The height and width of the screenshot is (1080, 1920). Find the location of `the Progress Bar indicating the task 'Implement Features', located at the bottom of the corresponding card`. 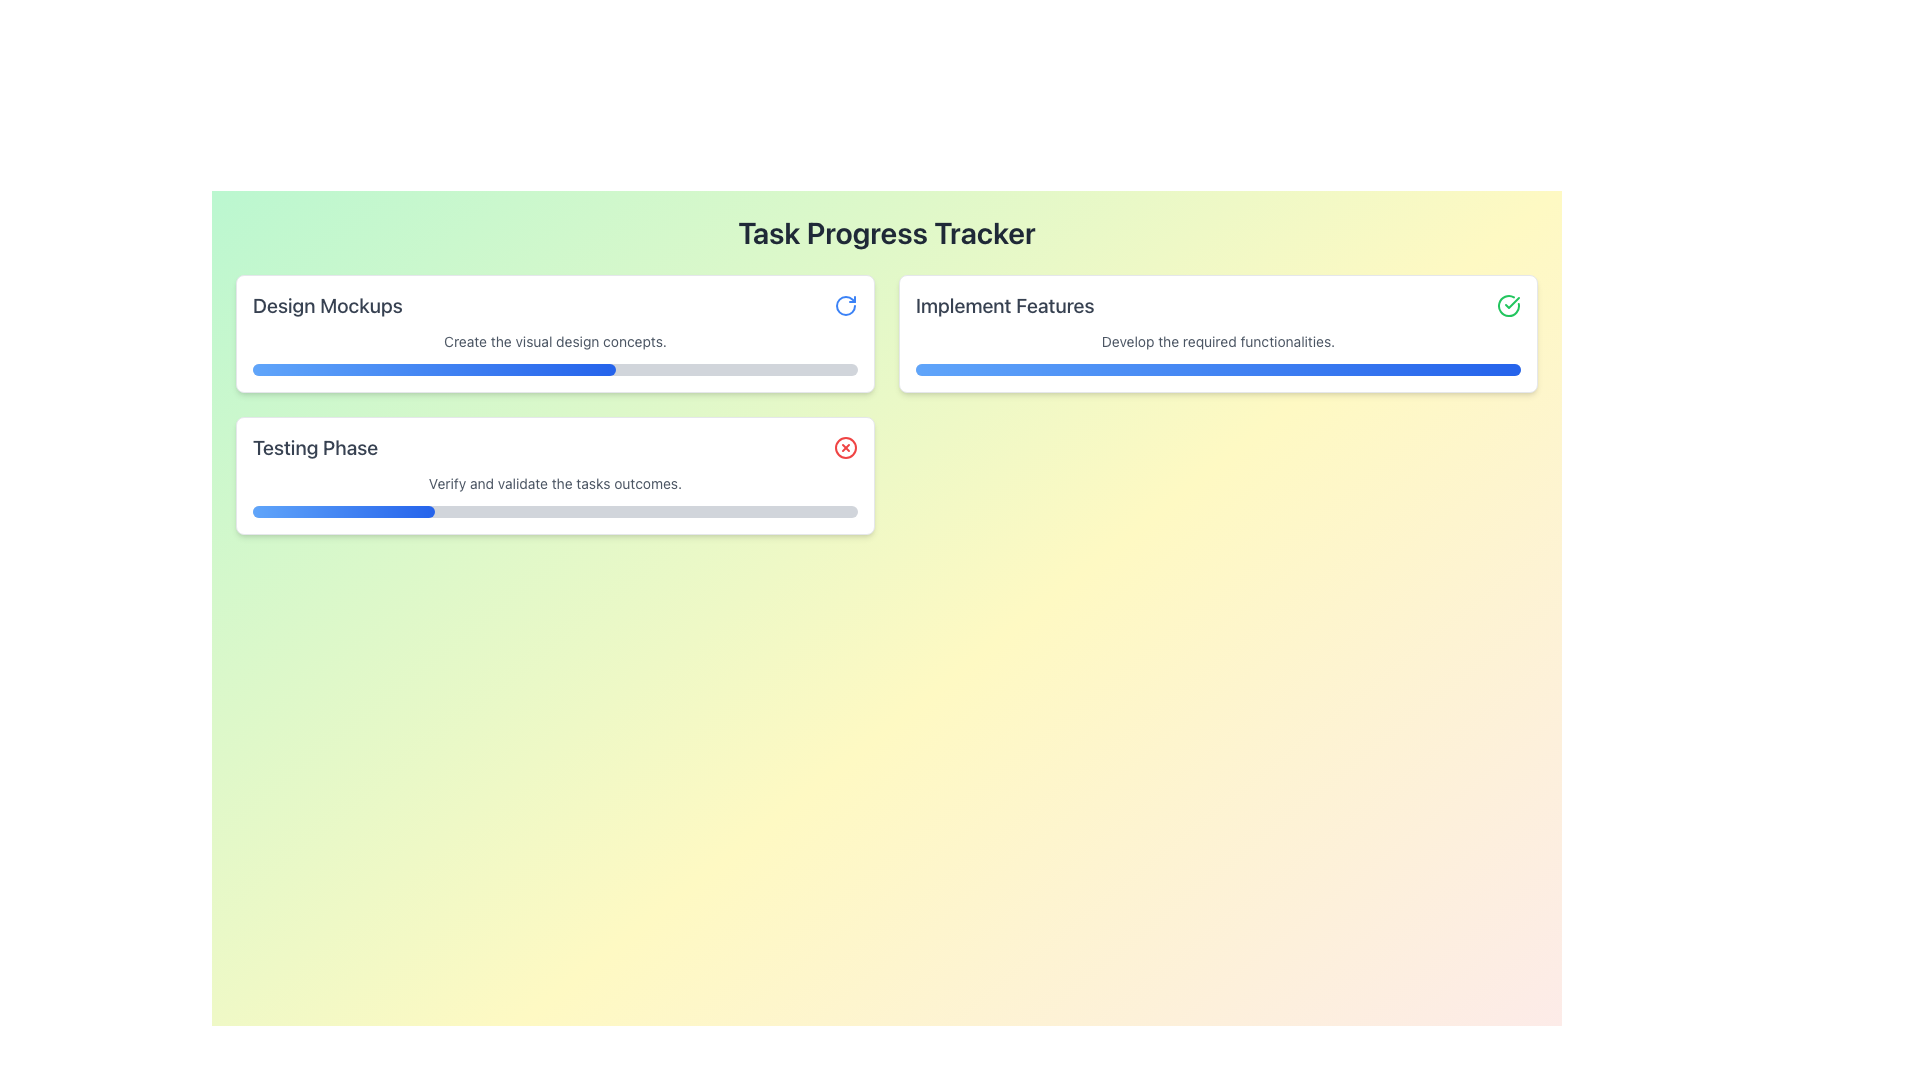

the Progress Bar indicating the task 'Implement Features', located at the bottom of the corresponding card is located at coordinates (1217, 370).